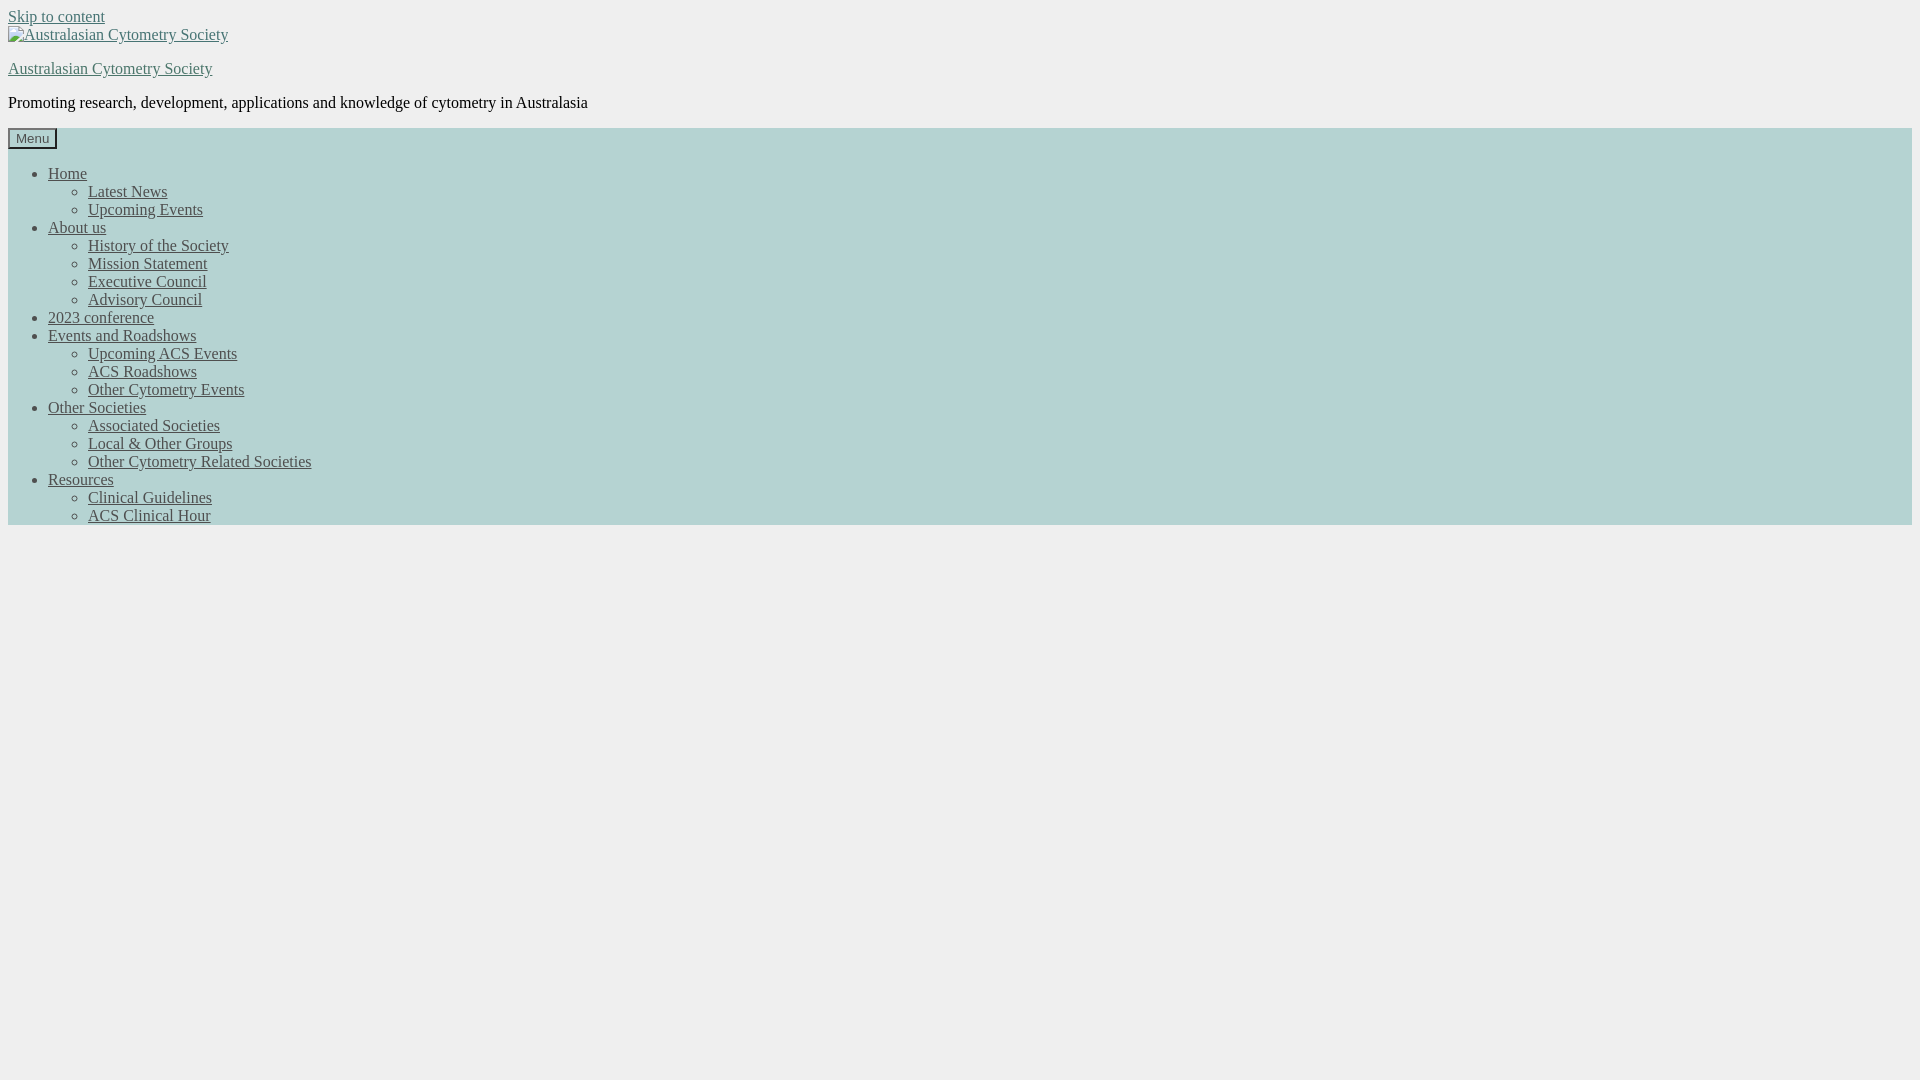 This screenshot has height=1080, width=1920. I want to click on '2023 conference', so click(99, 316).